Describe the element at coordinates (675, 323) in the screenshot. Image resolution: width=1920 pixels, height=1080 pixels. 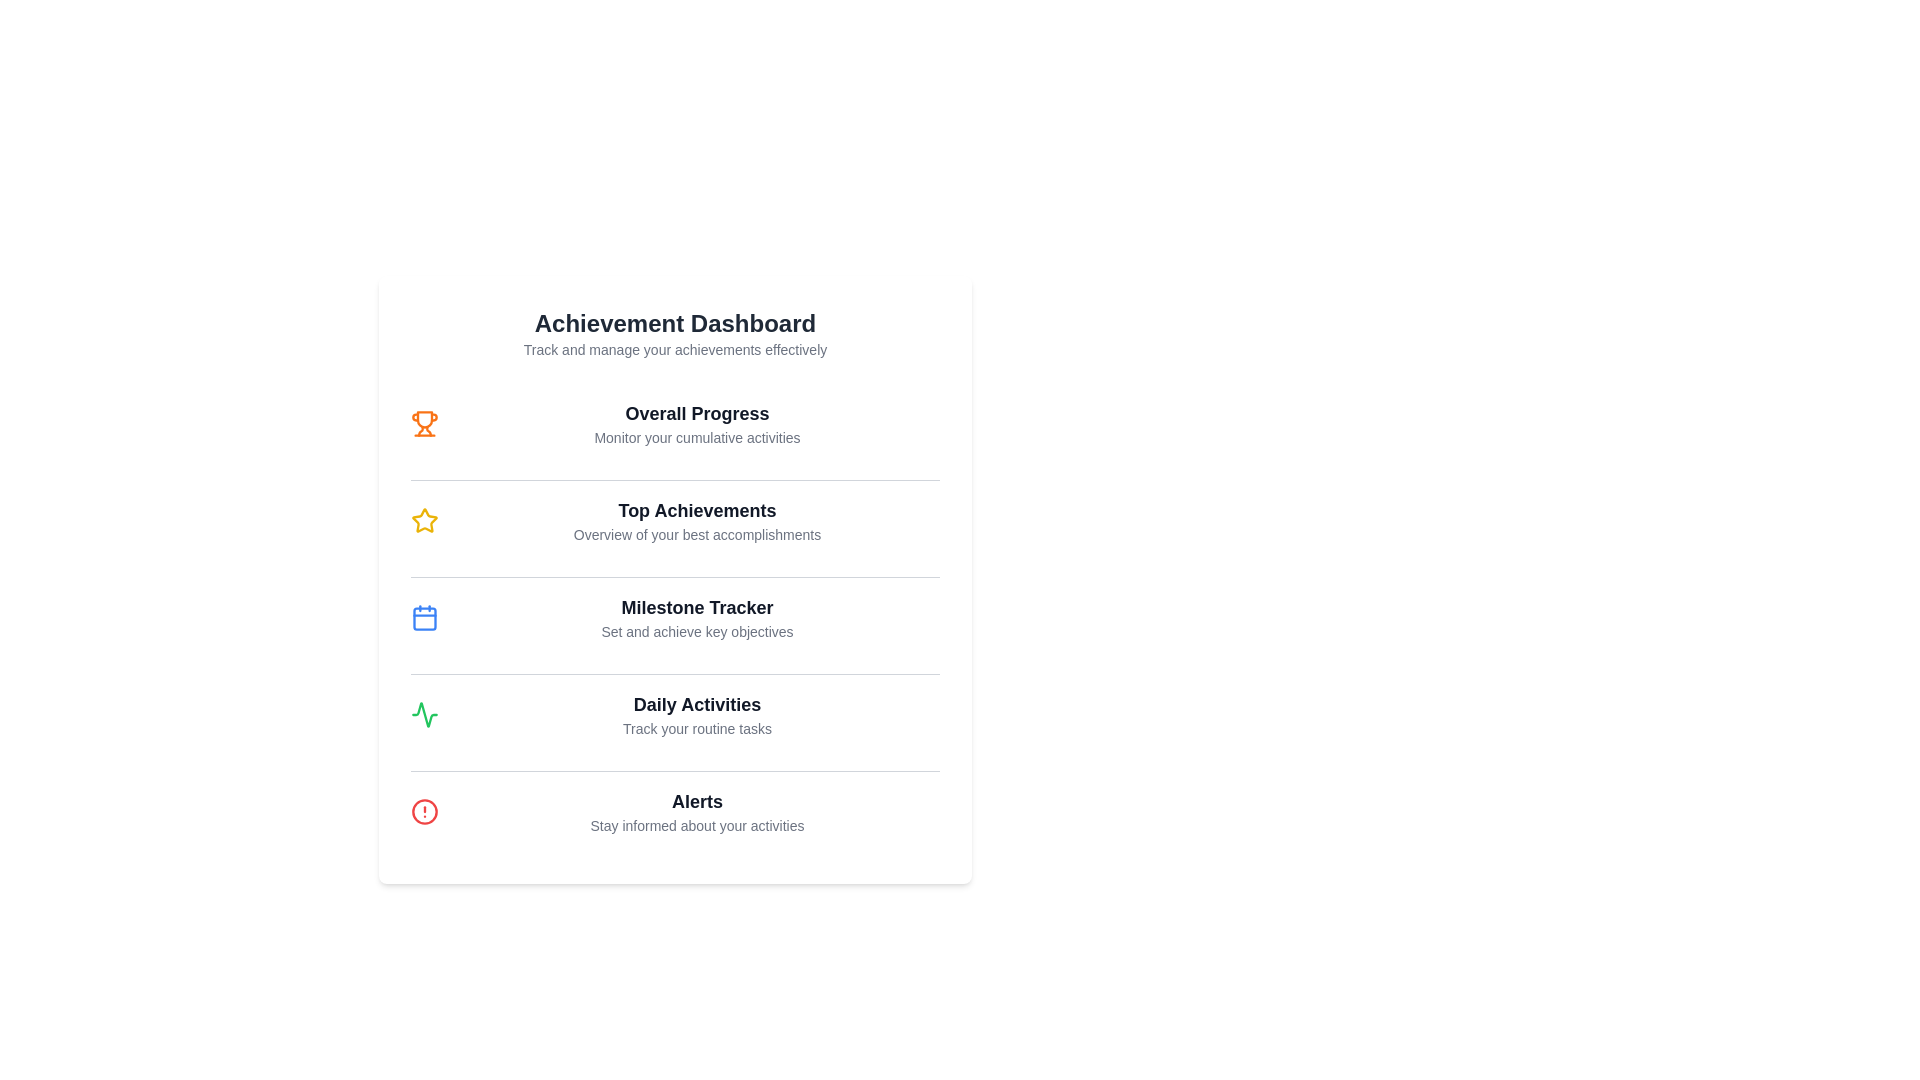
I see `the Text label that serves as the heading for the Achievement Dashboard section, located at the top of the layout` at that location.